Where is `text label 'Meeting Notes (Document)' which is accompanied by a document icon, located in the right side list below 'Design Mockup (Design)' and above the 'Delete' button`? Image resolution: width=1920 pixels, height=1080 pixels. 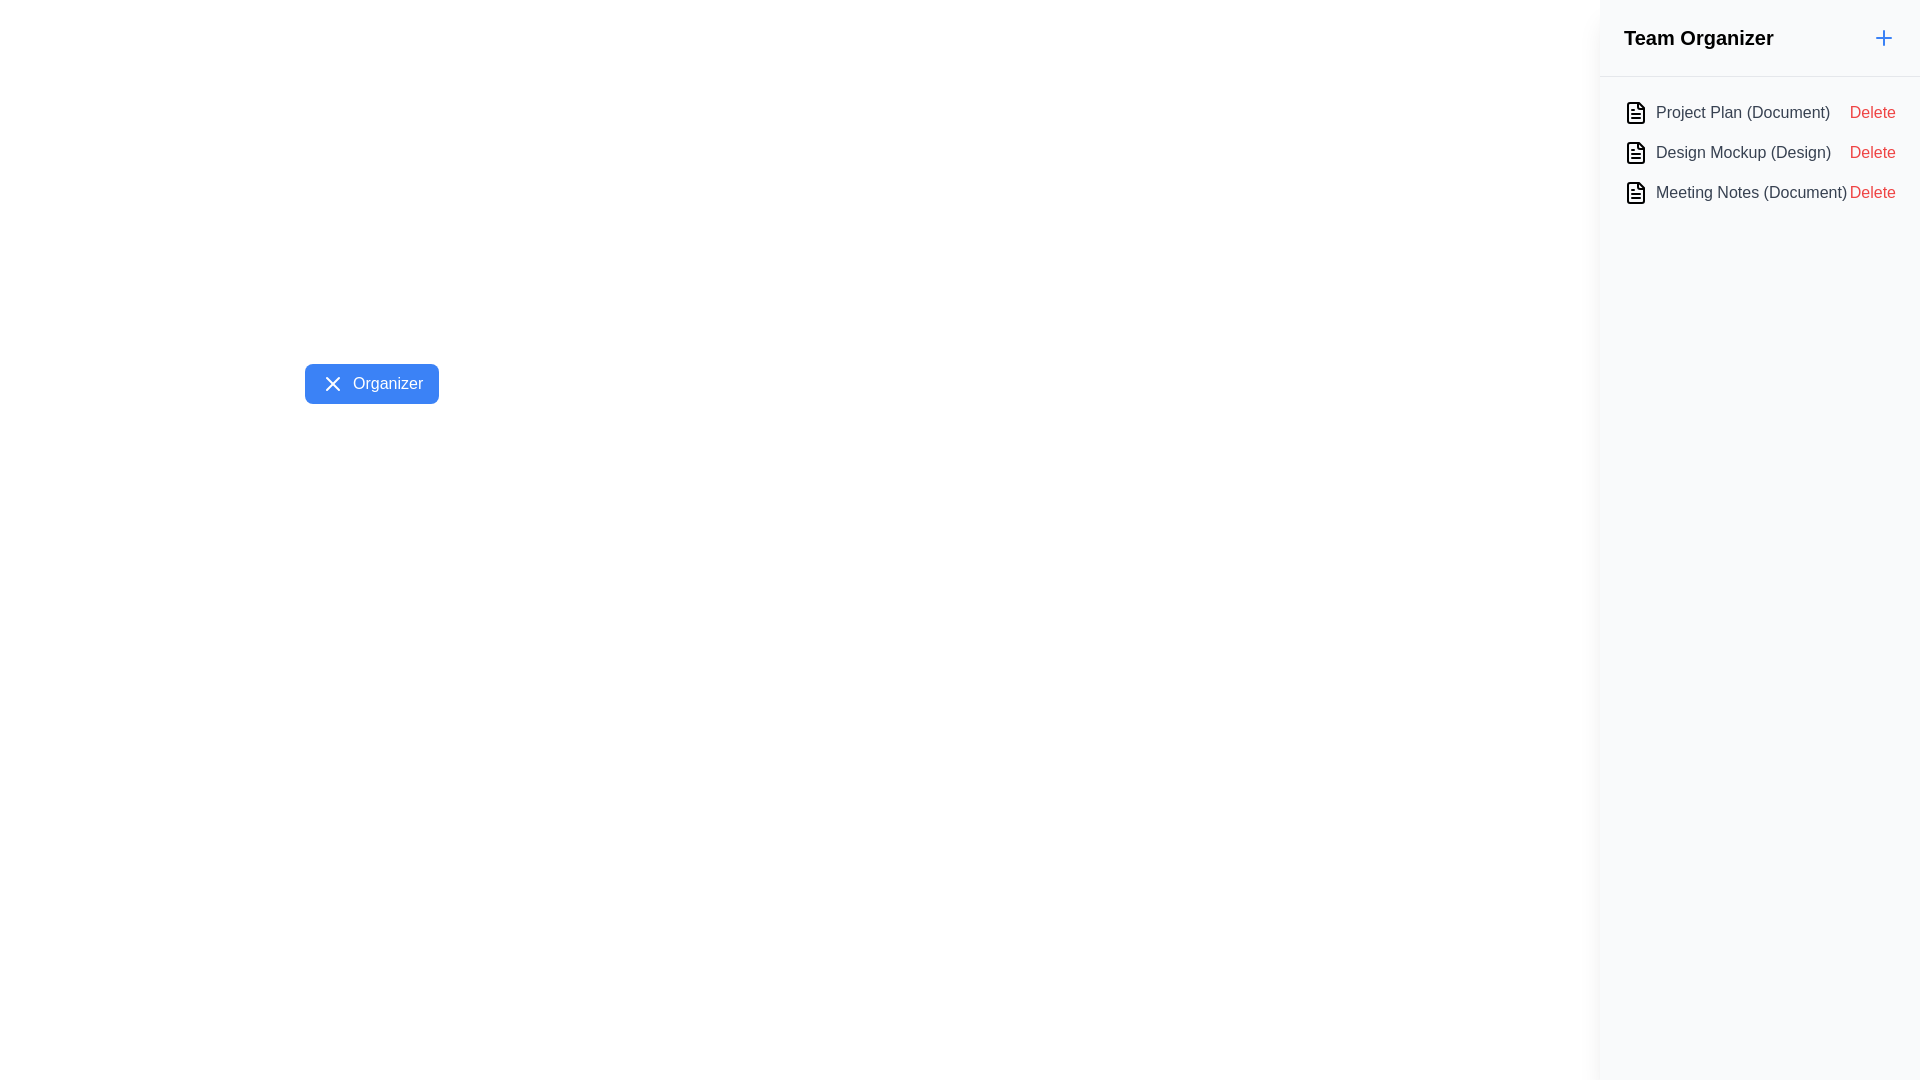
text label 'Meeting Notes (Document)' which is accompanied by a document icon, located in the right side list below 'Design Mockup (Design)' and above the 'Delete' button is located at coordinates (1734, 192).